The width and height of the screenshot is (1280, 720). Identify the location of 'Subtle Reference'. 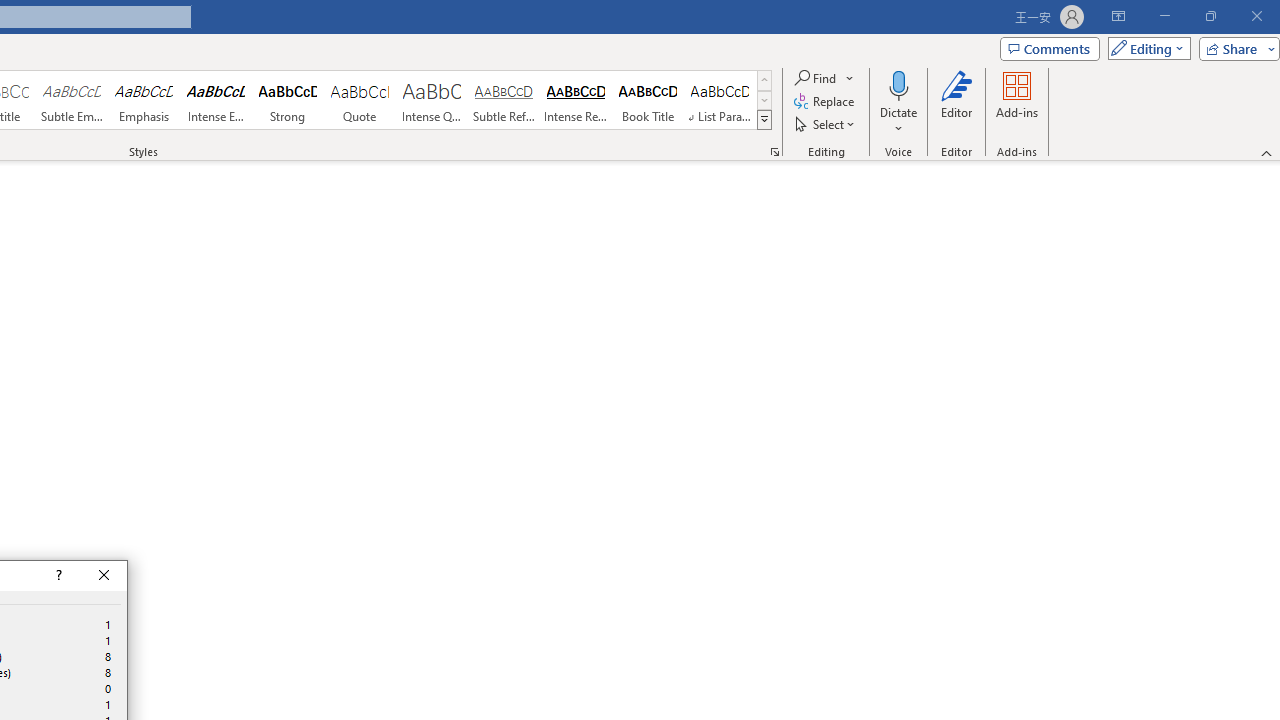
(504, 100).